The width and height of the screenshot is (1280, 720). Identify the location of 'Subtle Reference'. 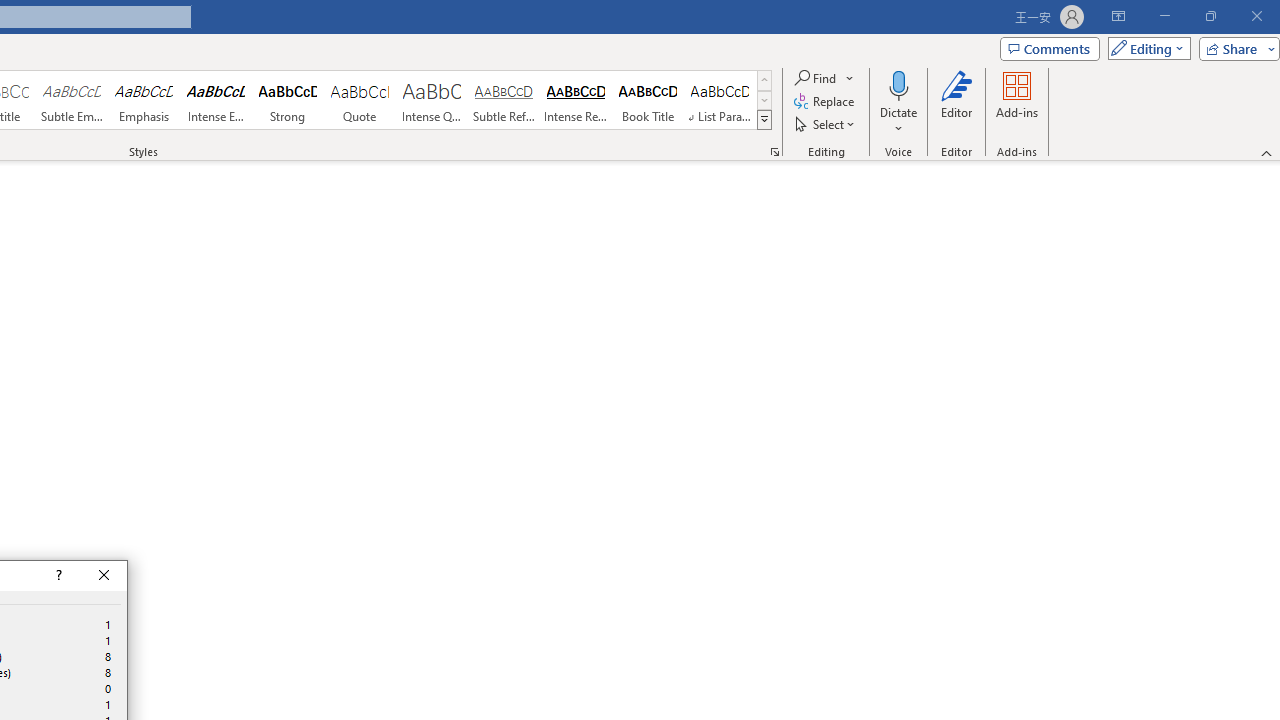
(504, 100).